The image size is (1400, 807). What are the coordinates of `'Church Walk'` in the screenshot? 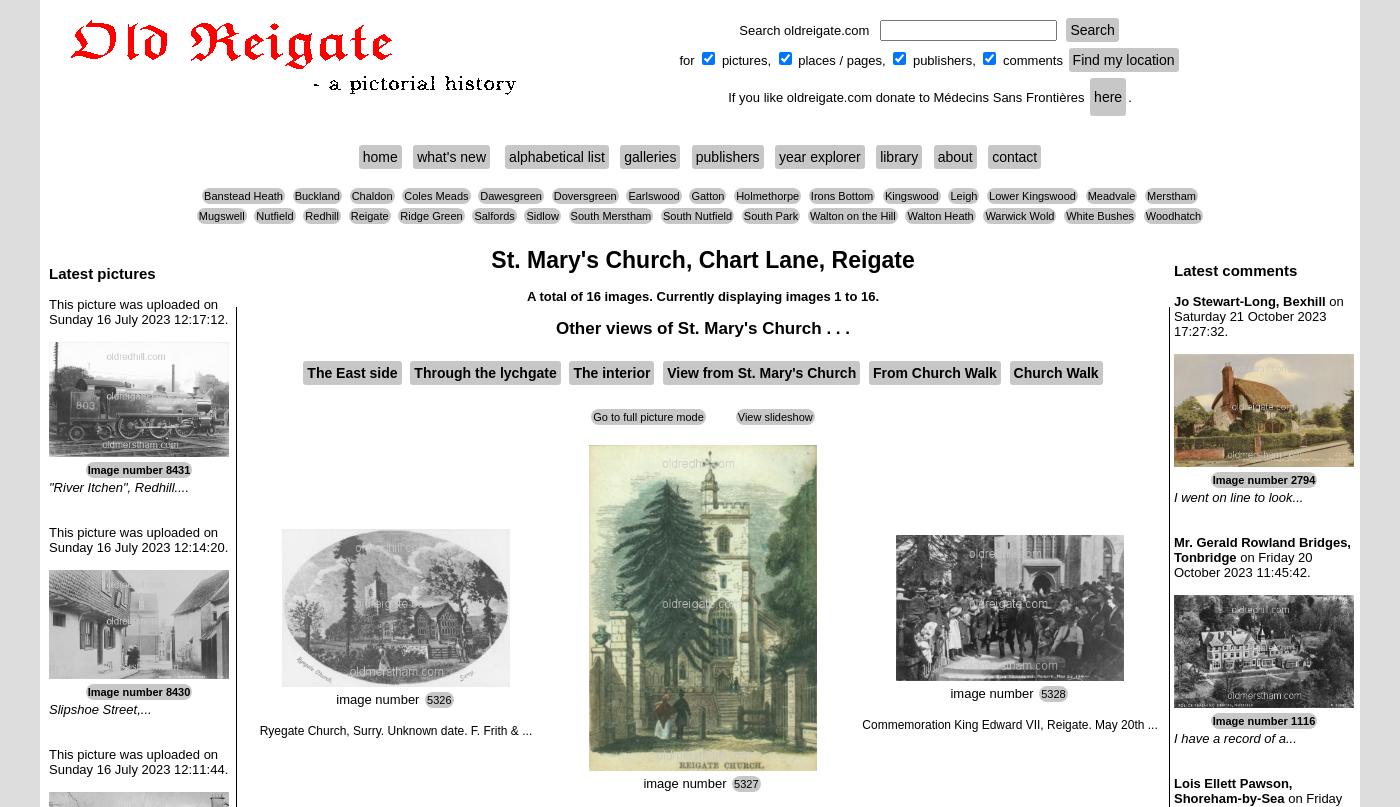 It's located at (1055, 372).